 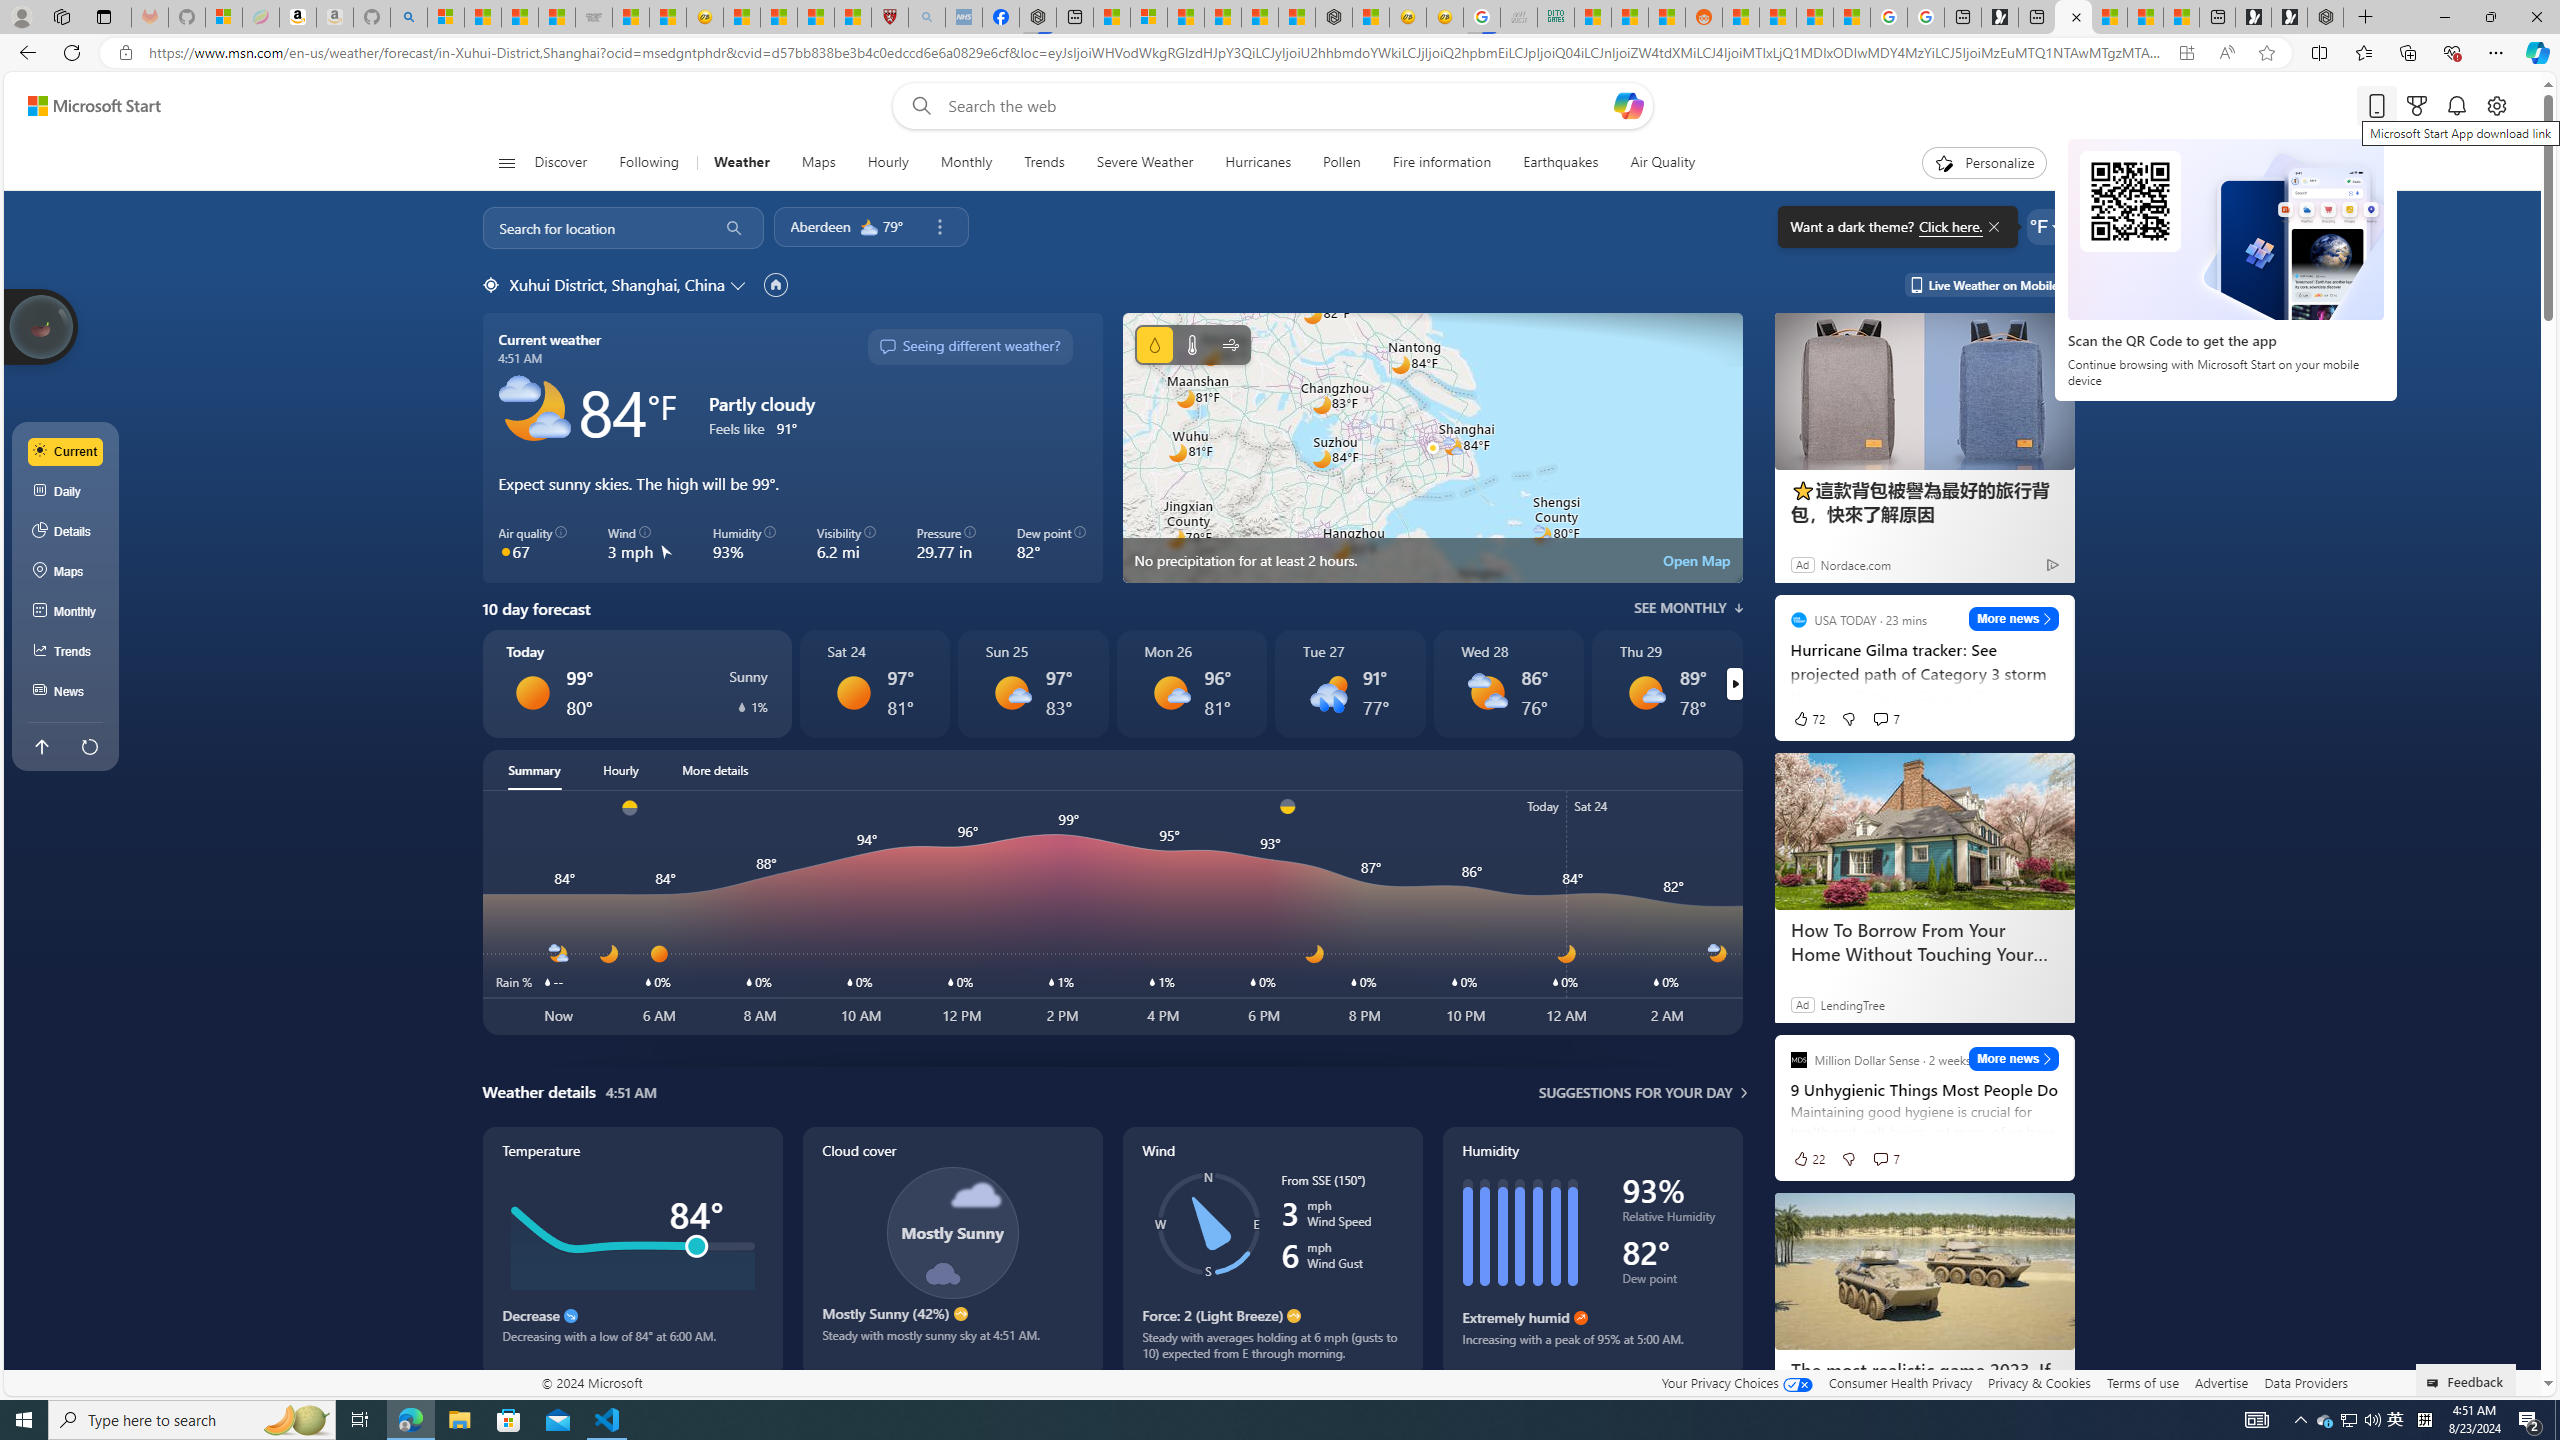 I want to click on 'Nordace.com', so click(x=1855, y=563).